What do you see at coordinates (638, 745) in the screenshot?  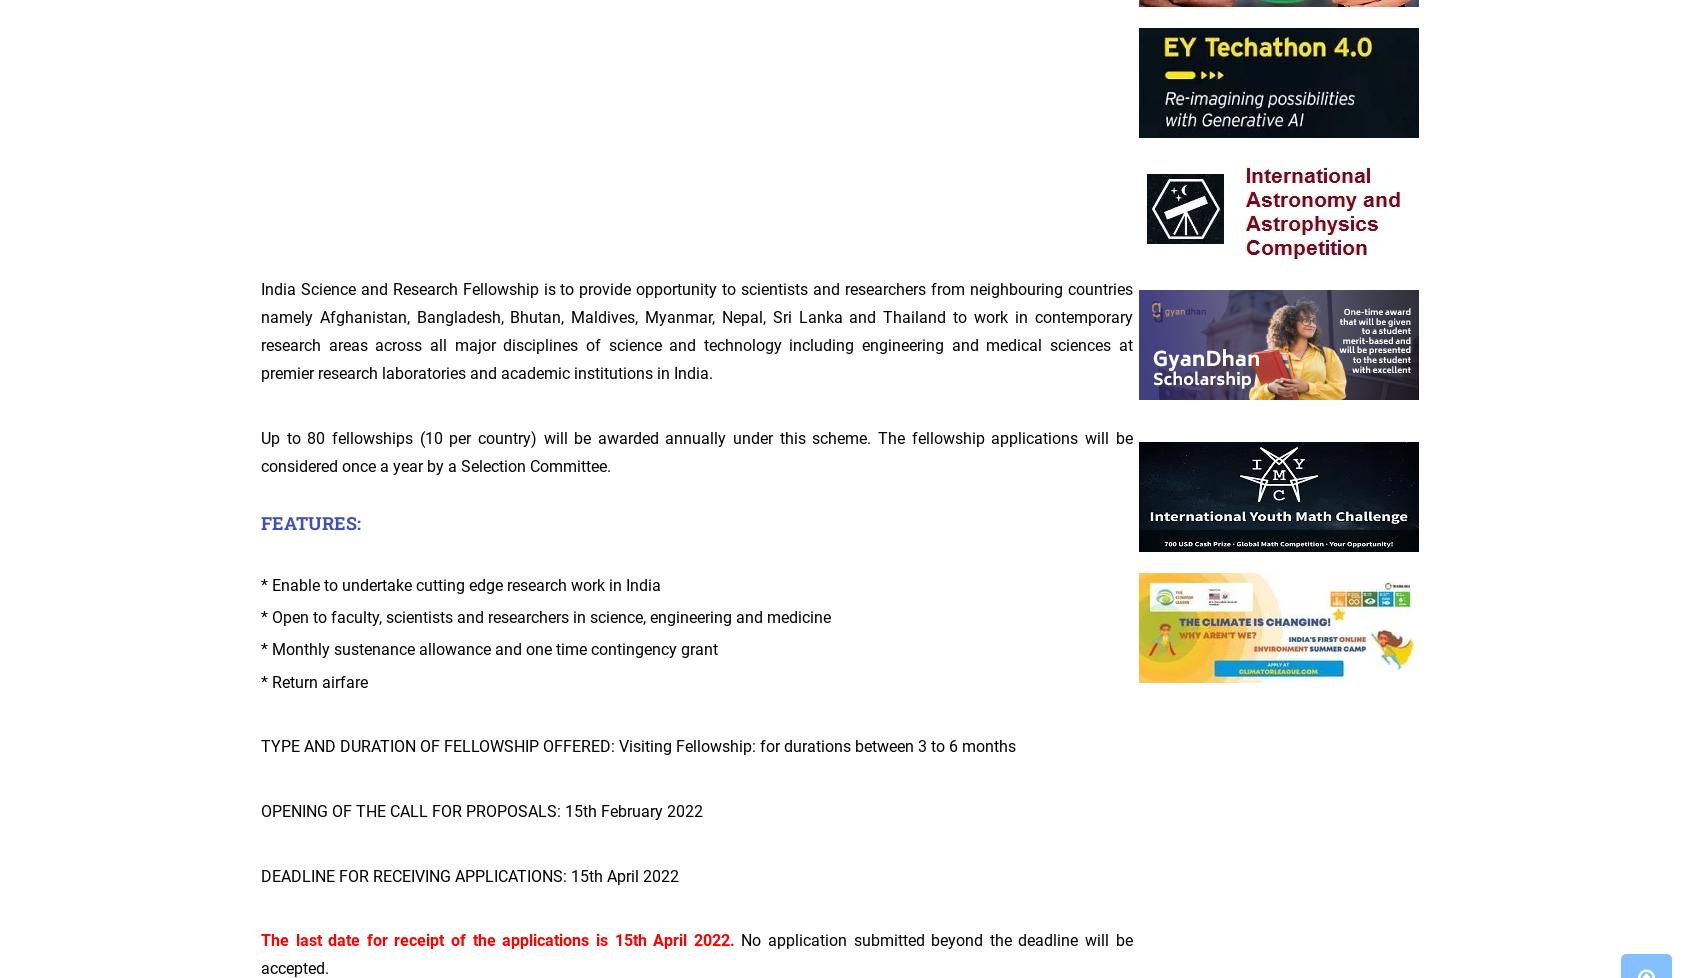 I see `'TYPE AND DURATION OF FELLOWSHIP OFFERED: Visiting Fellowship: for durations between 3 to 6 months'` at bounding box center [638, 745].